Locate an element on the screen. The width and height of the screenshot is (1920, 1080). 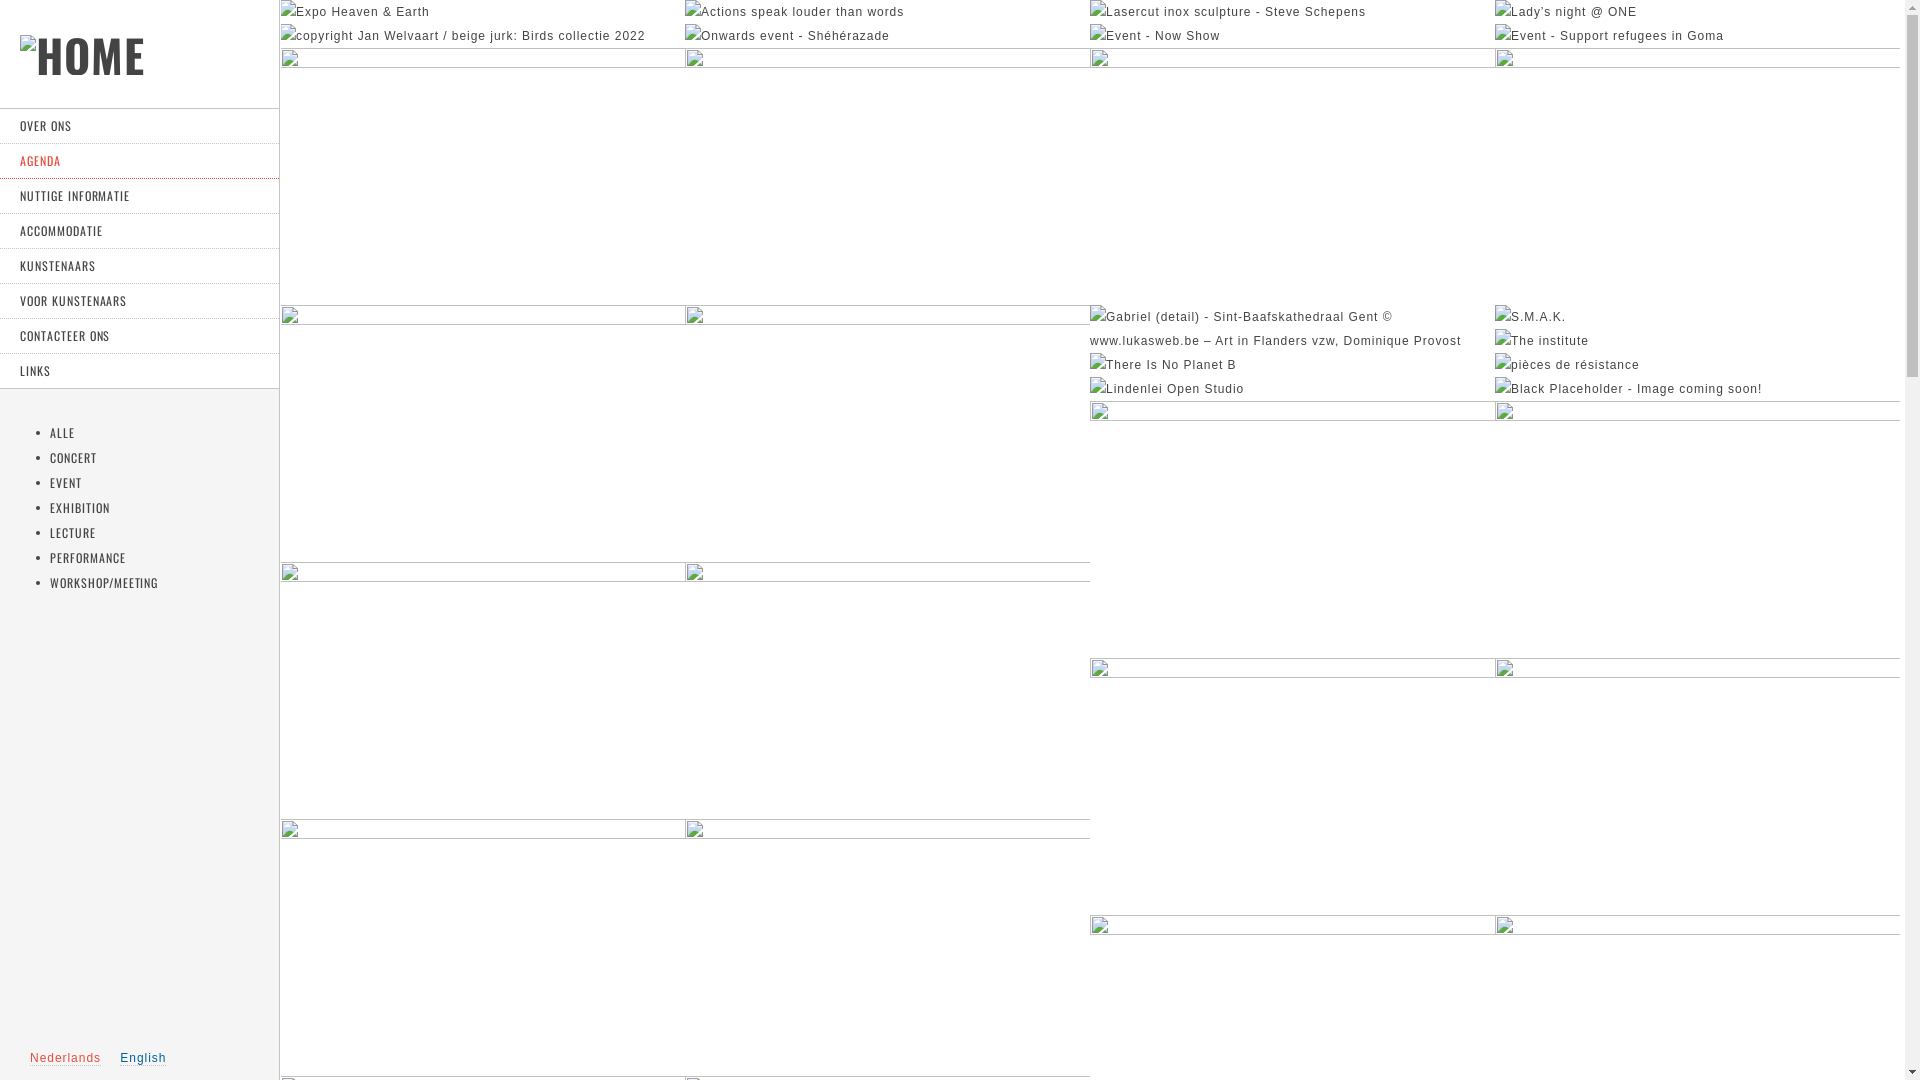
'ALLE' is located at coordinates (62, 431).